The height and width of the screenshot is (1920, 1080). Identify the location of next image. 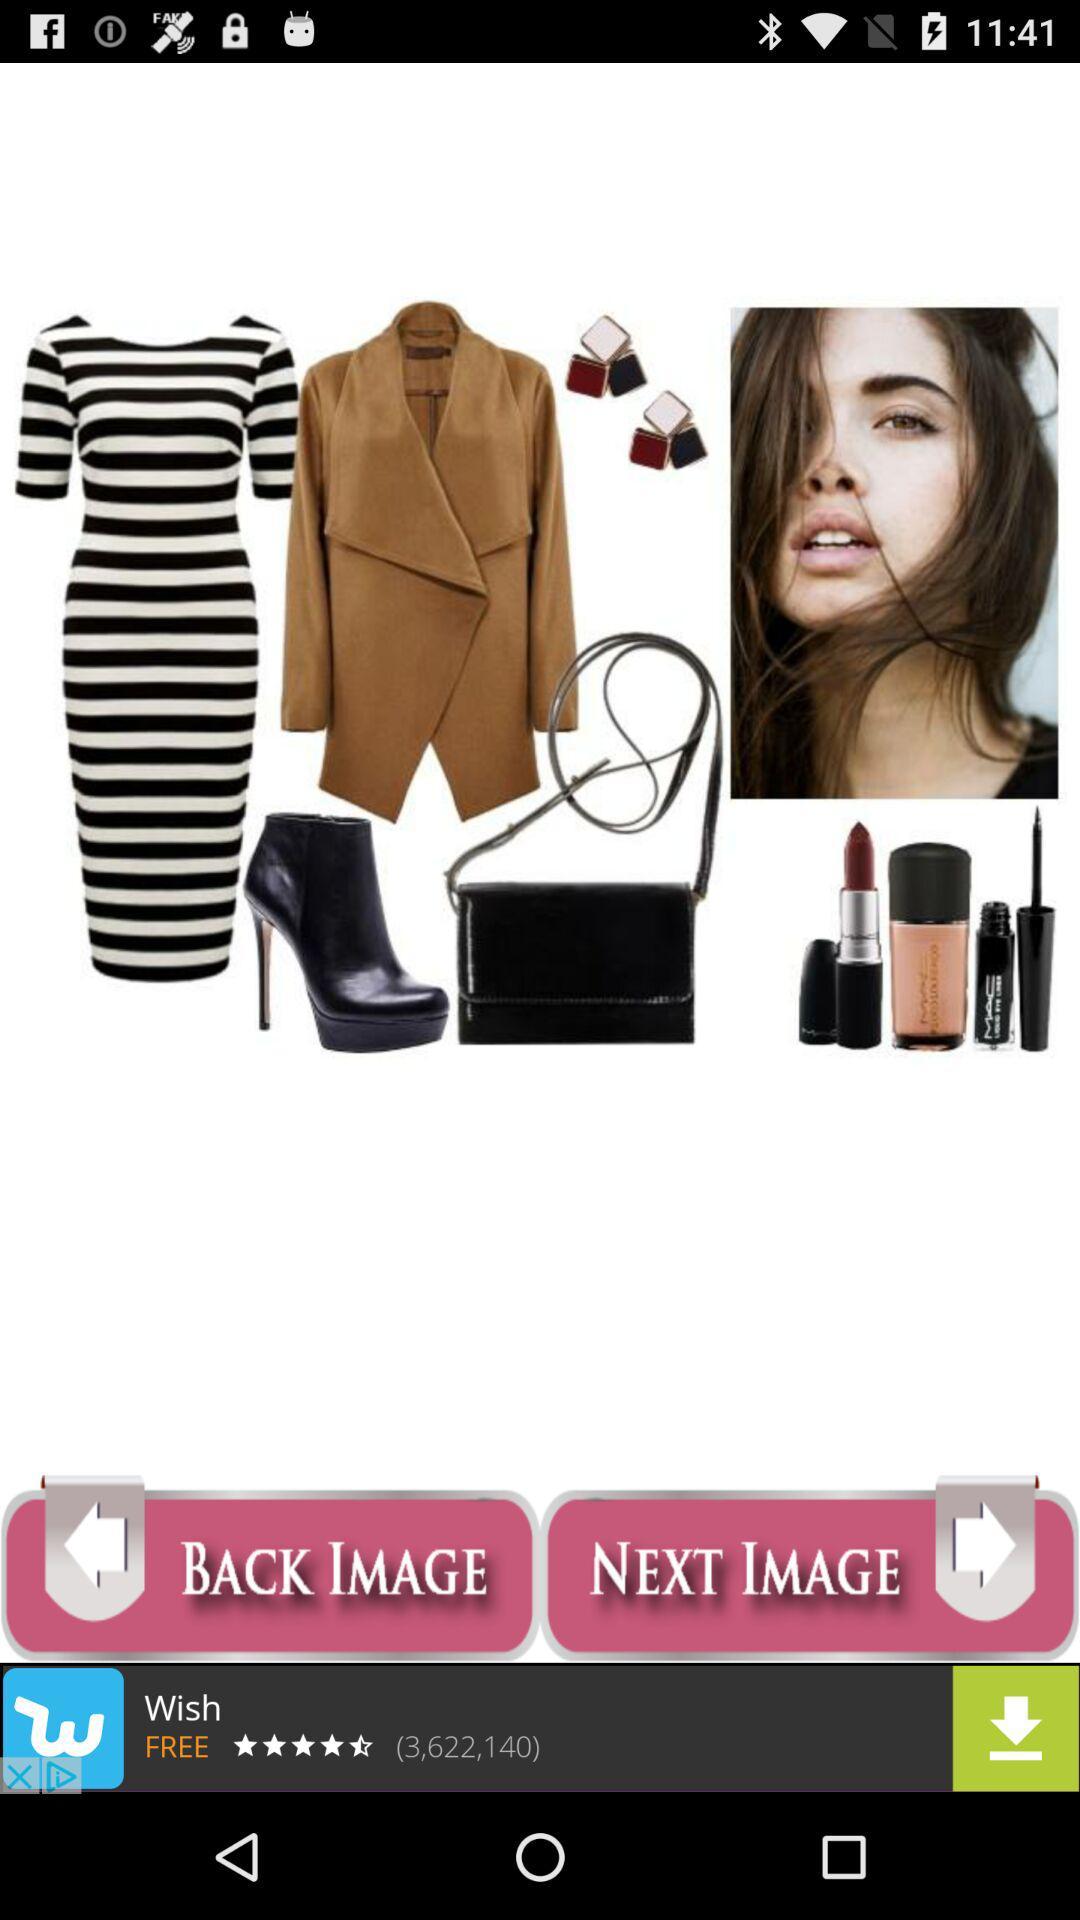
(810, 1568).